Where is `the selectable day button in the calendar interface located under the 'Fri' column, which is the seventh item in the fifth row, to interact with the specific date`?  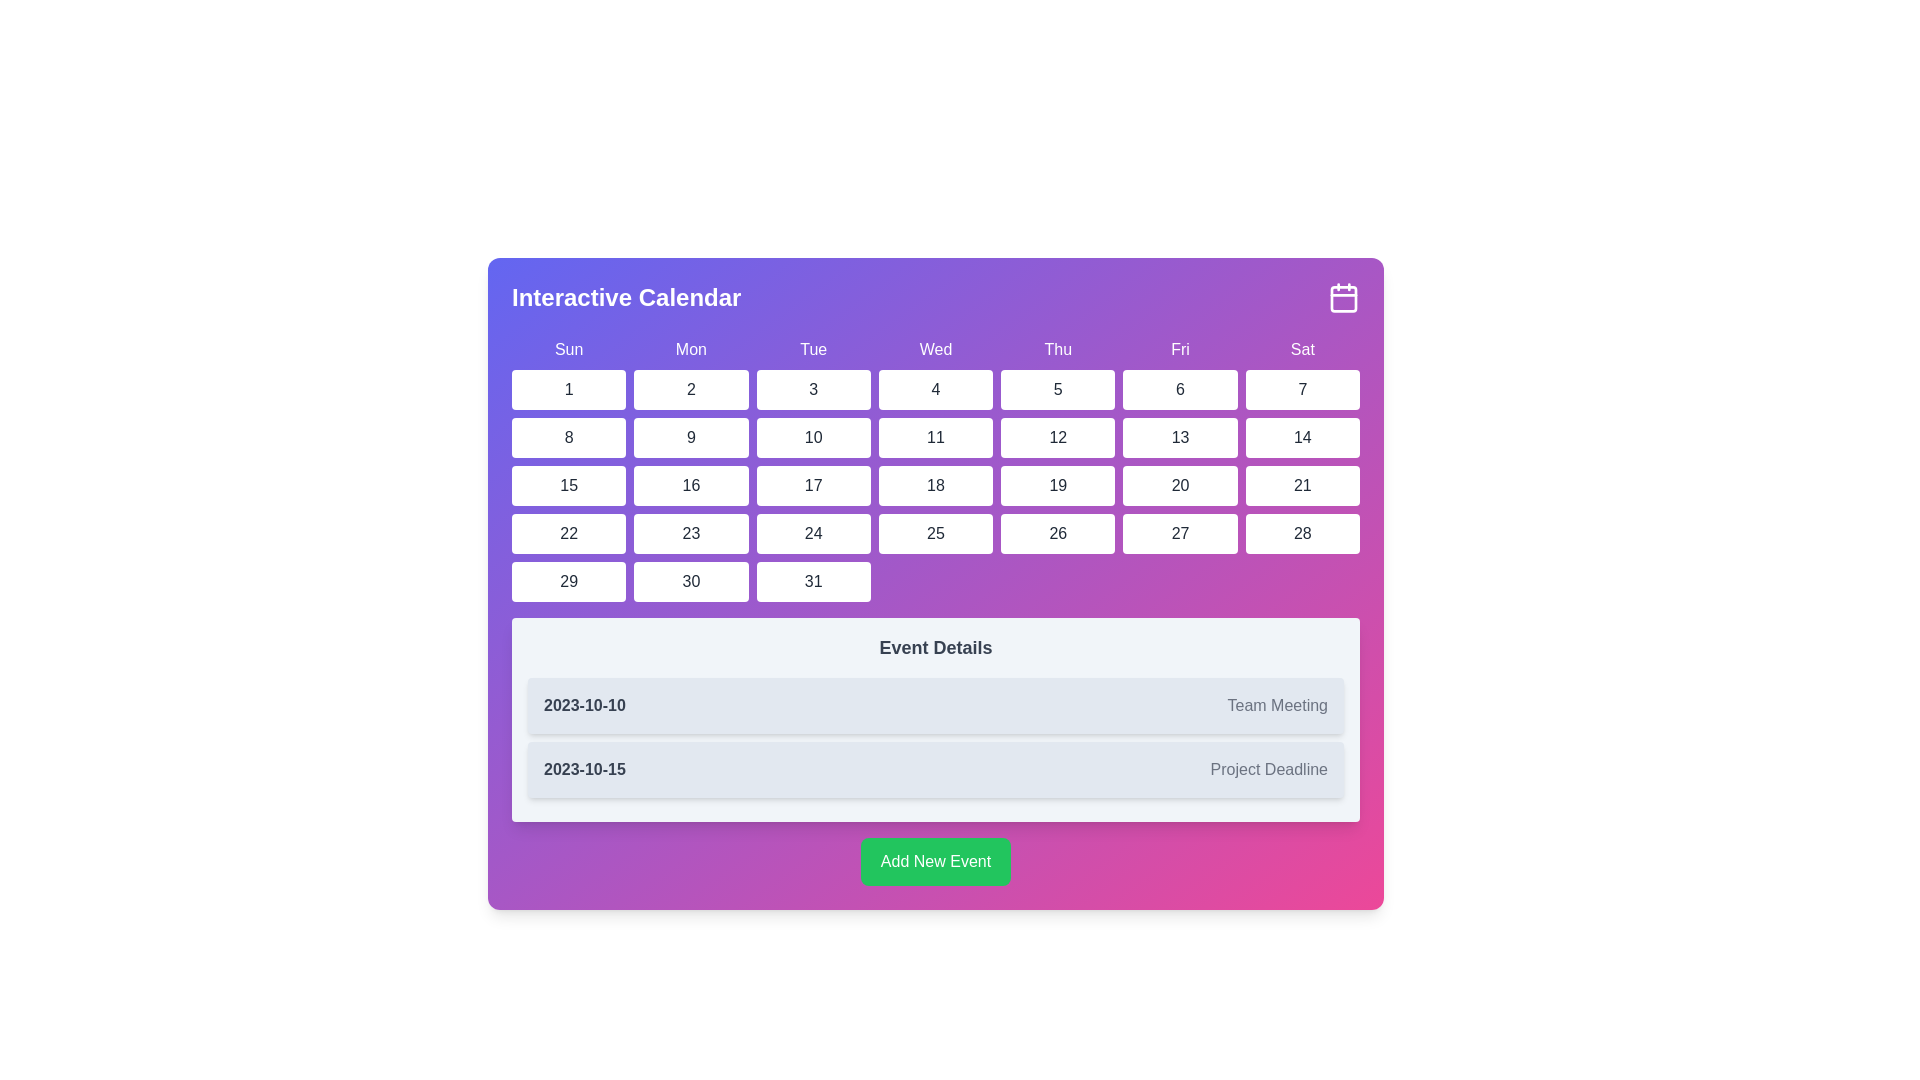
the selectable day button in the calendar interface located under the 'Fri' column, which is the seventh item in the fifth row, to interact with the specific date is located at coordinates (1180, 532).